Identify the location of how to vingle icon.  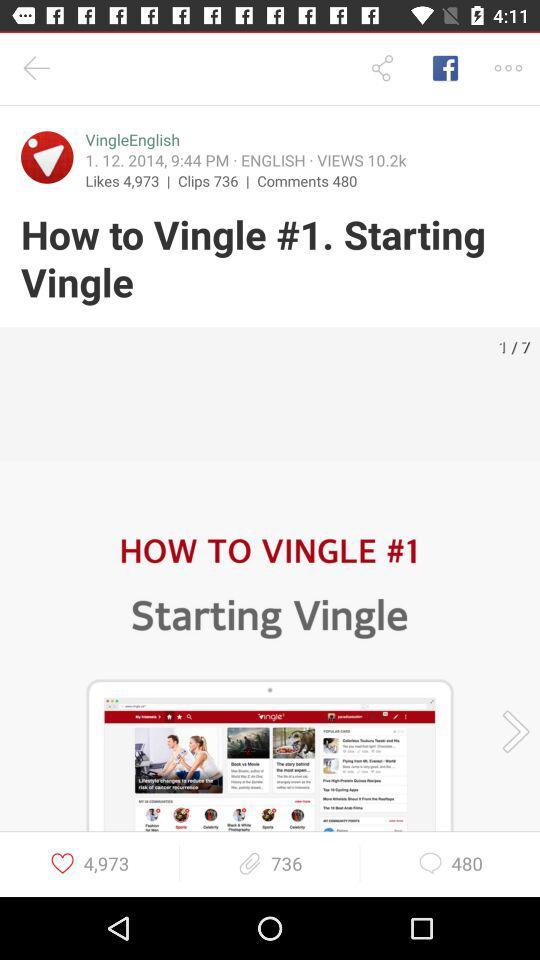
(270, 259).